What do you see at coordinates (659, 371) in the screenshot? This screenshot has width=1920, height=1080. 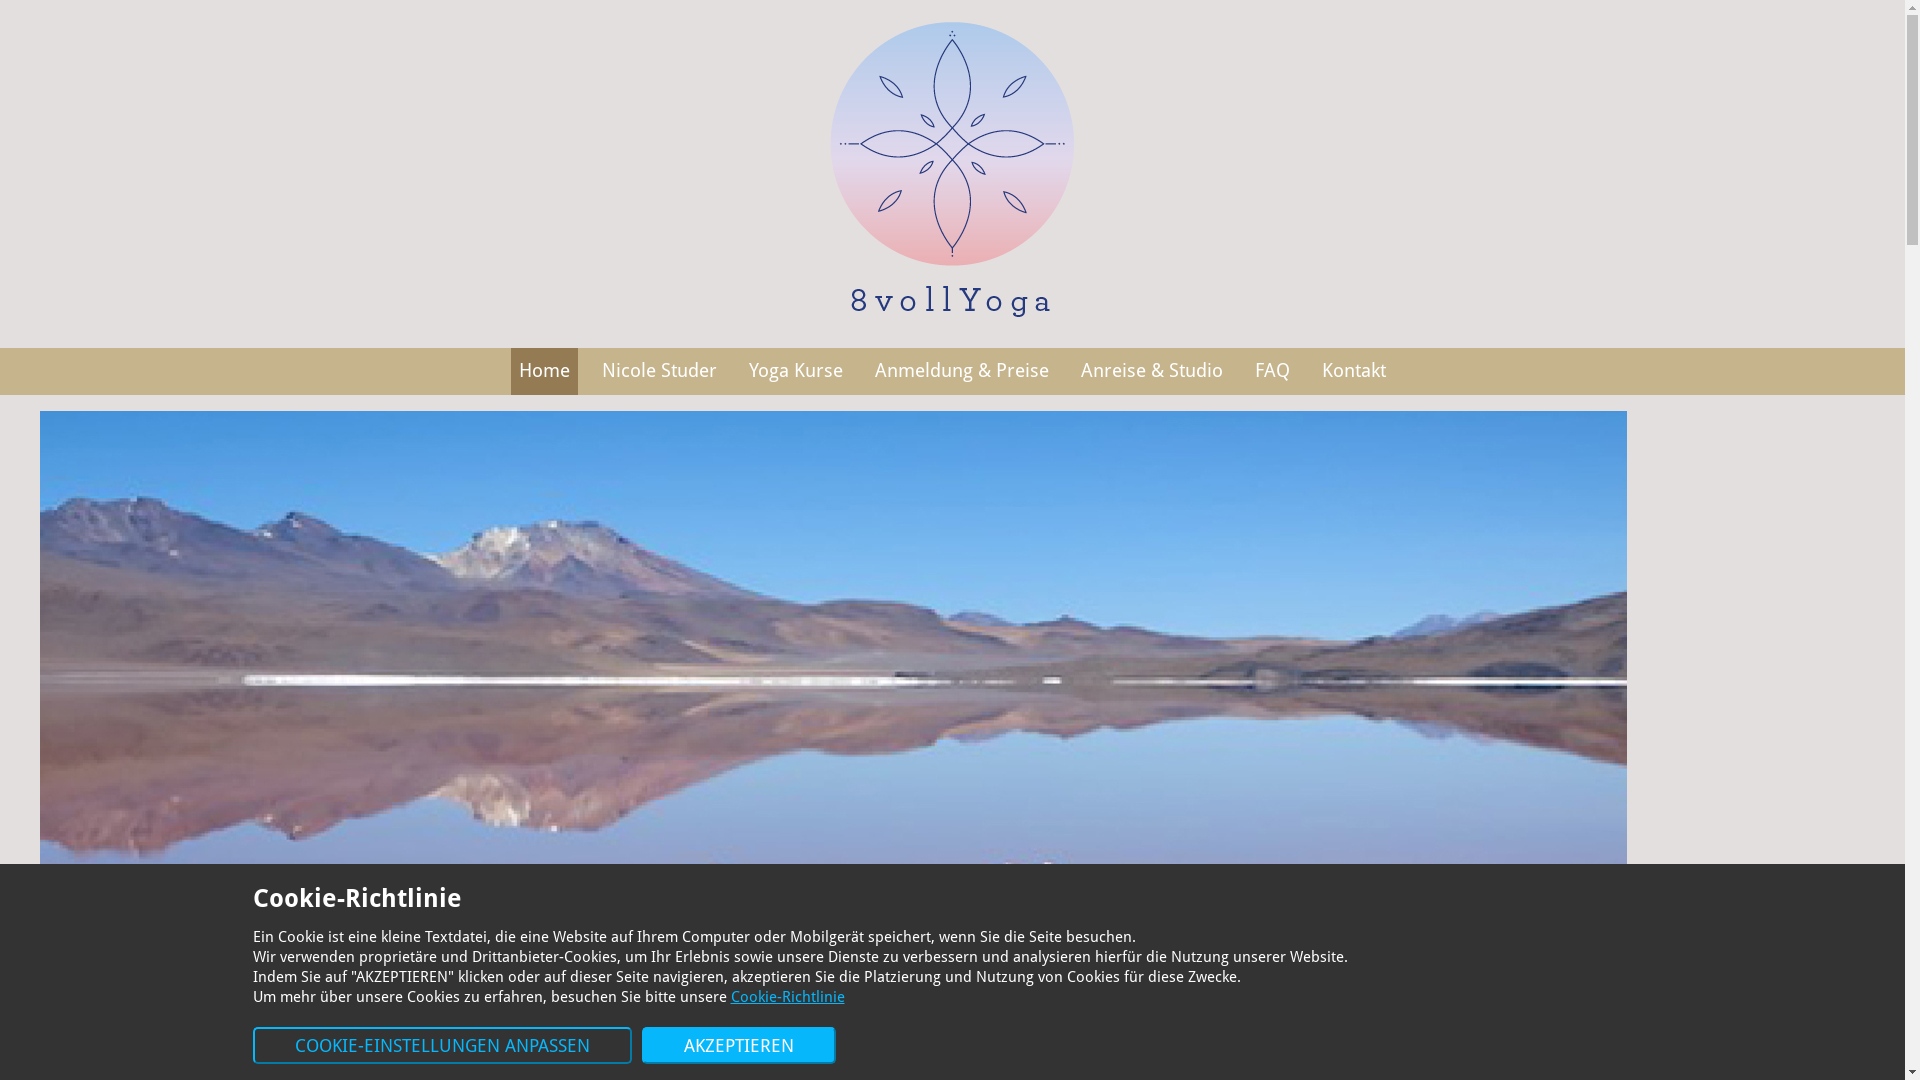 I see `'Nicole Studer'` at bounding box center [659, 371].